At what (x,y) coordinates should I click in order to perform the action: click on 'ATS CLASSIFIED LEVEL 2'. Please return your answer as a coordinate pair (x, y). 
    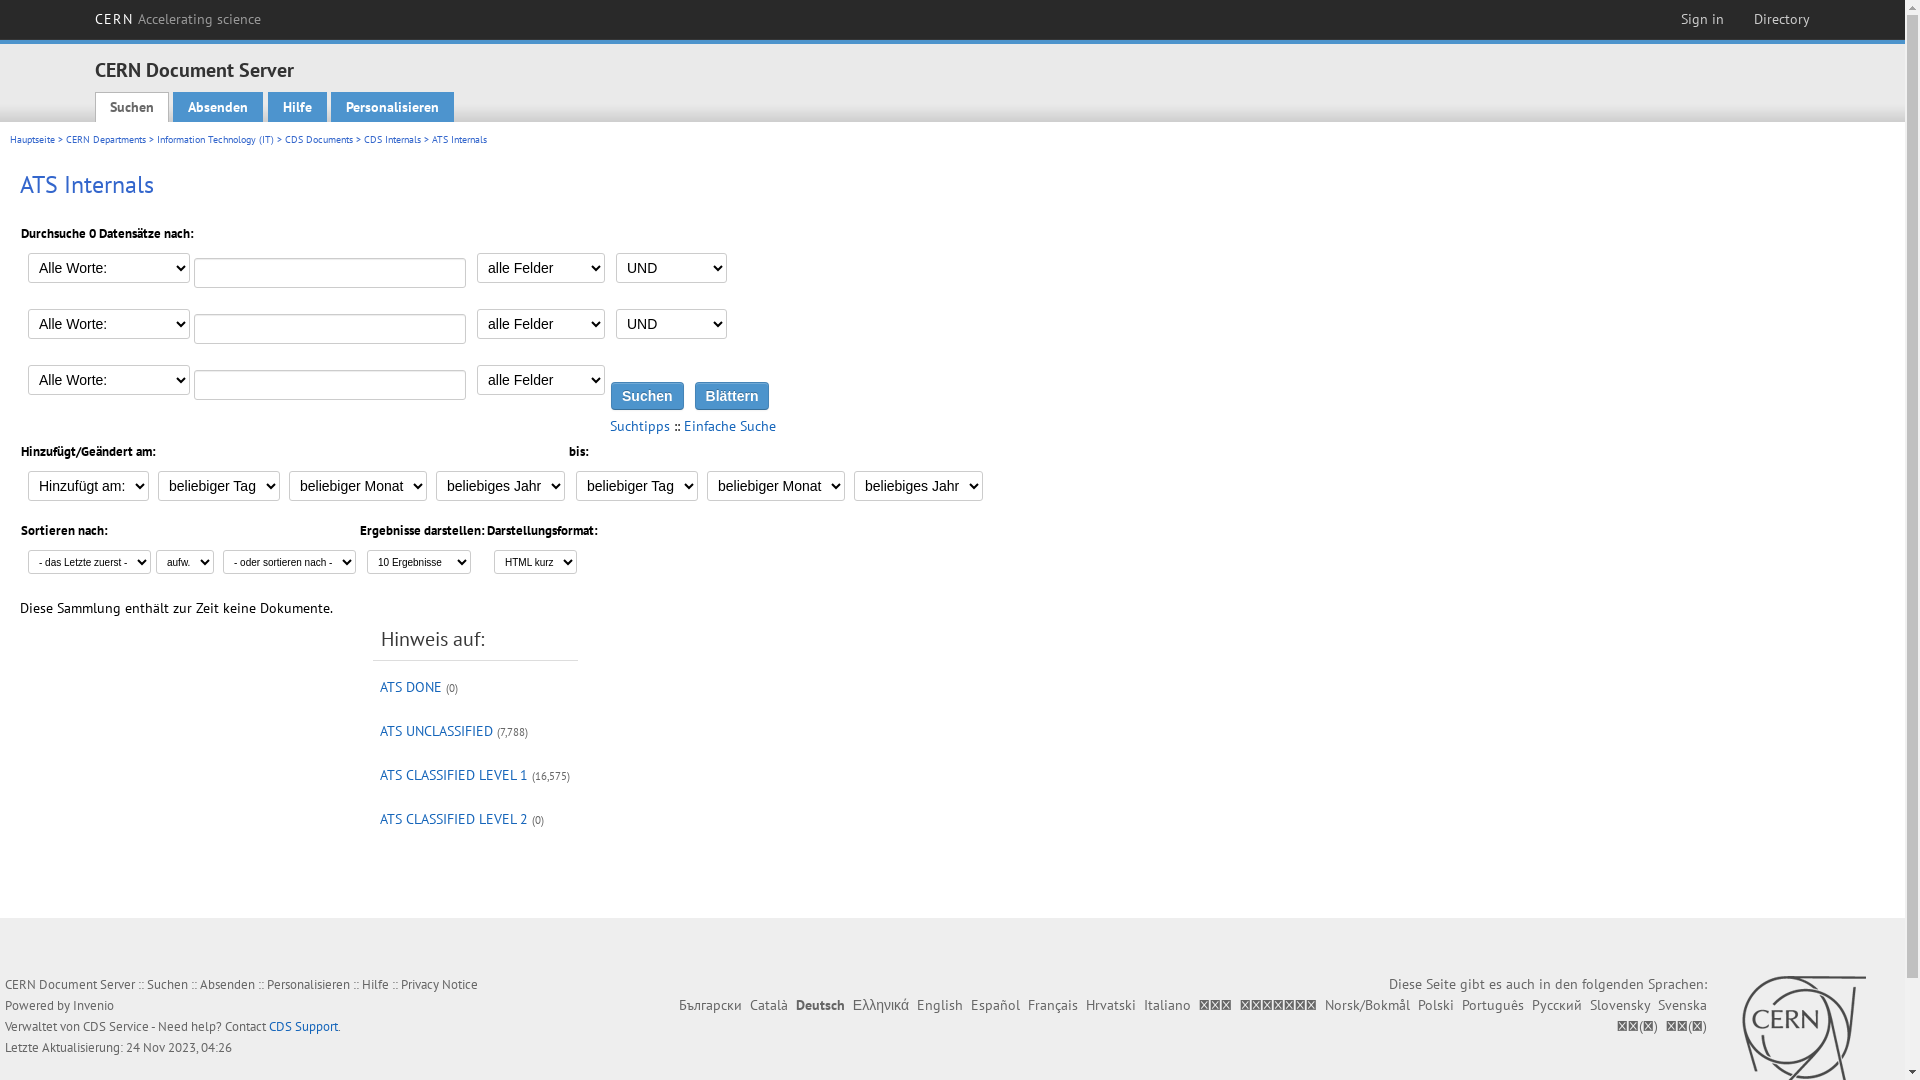
    Looking at the image, I should click on (453, 818).